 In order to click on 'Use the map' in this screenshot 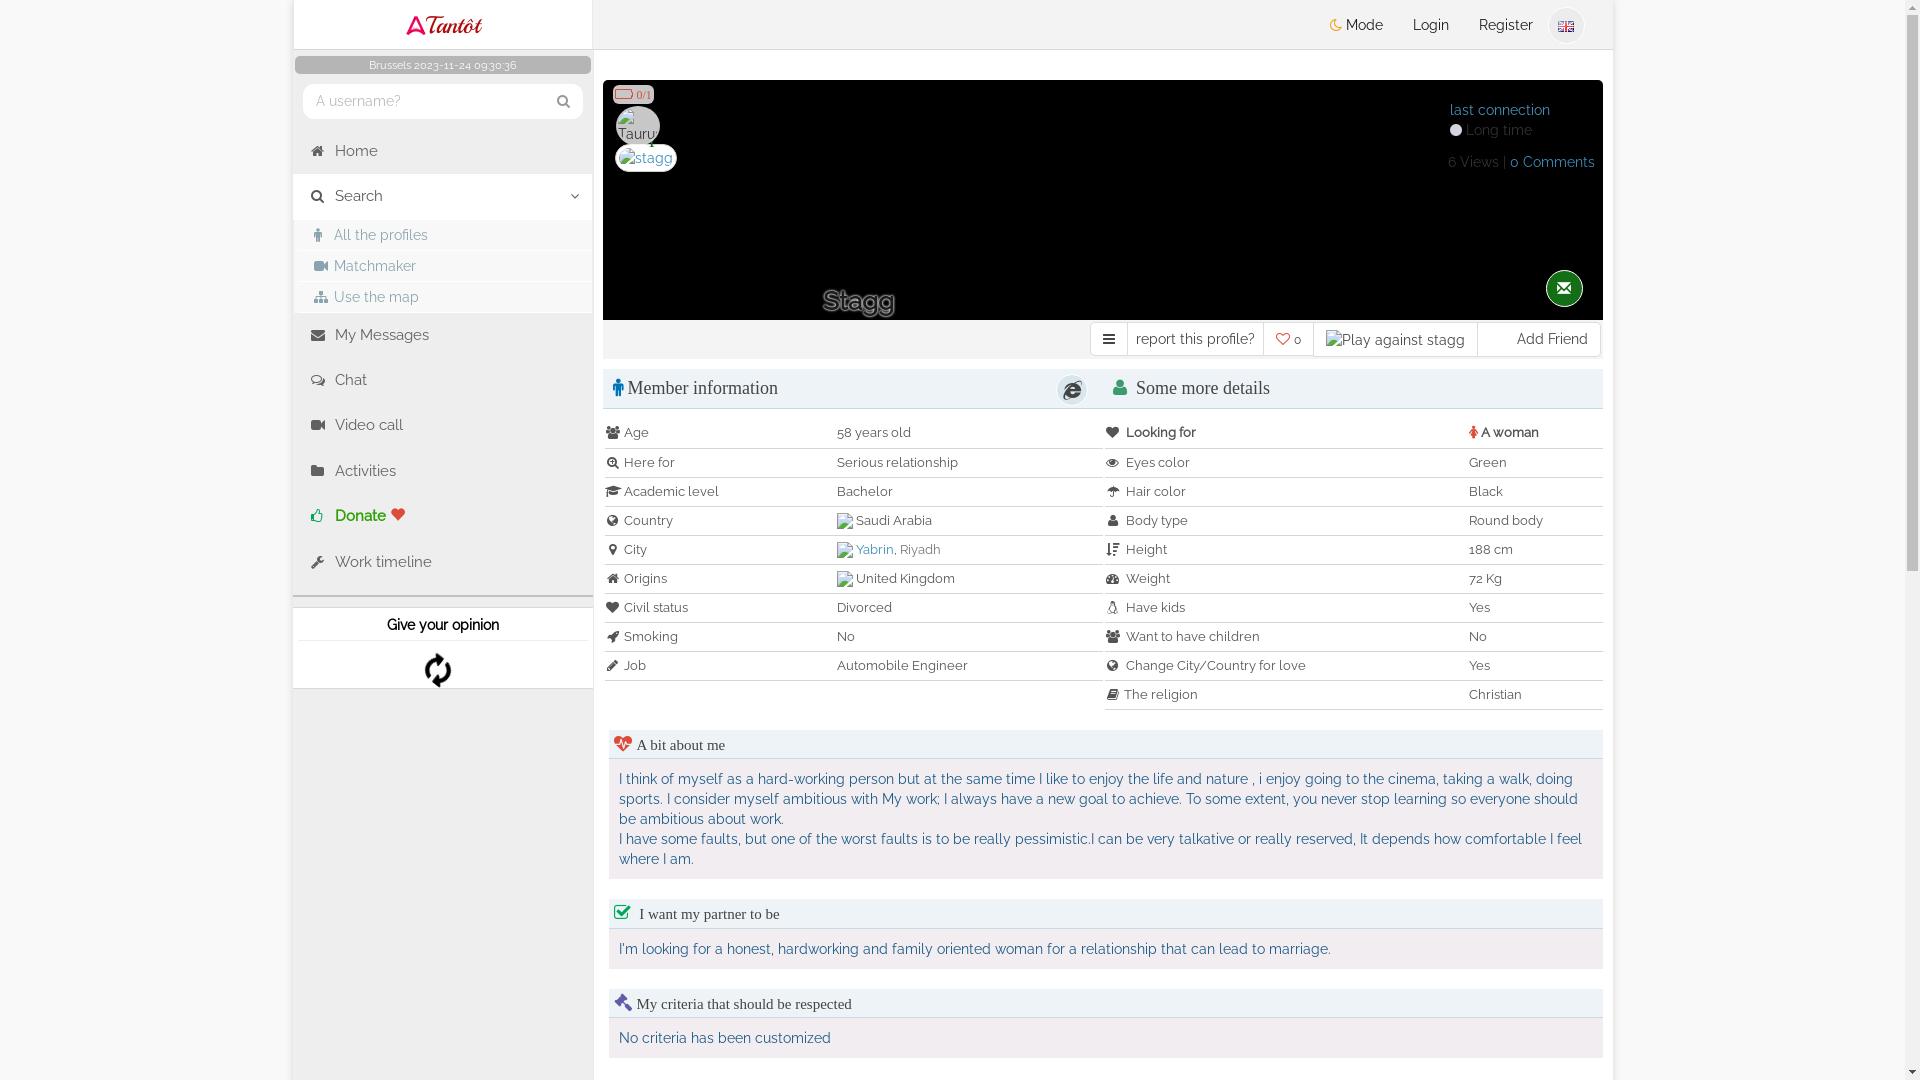, I will do `click(443, 297)`.